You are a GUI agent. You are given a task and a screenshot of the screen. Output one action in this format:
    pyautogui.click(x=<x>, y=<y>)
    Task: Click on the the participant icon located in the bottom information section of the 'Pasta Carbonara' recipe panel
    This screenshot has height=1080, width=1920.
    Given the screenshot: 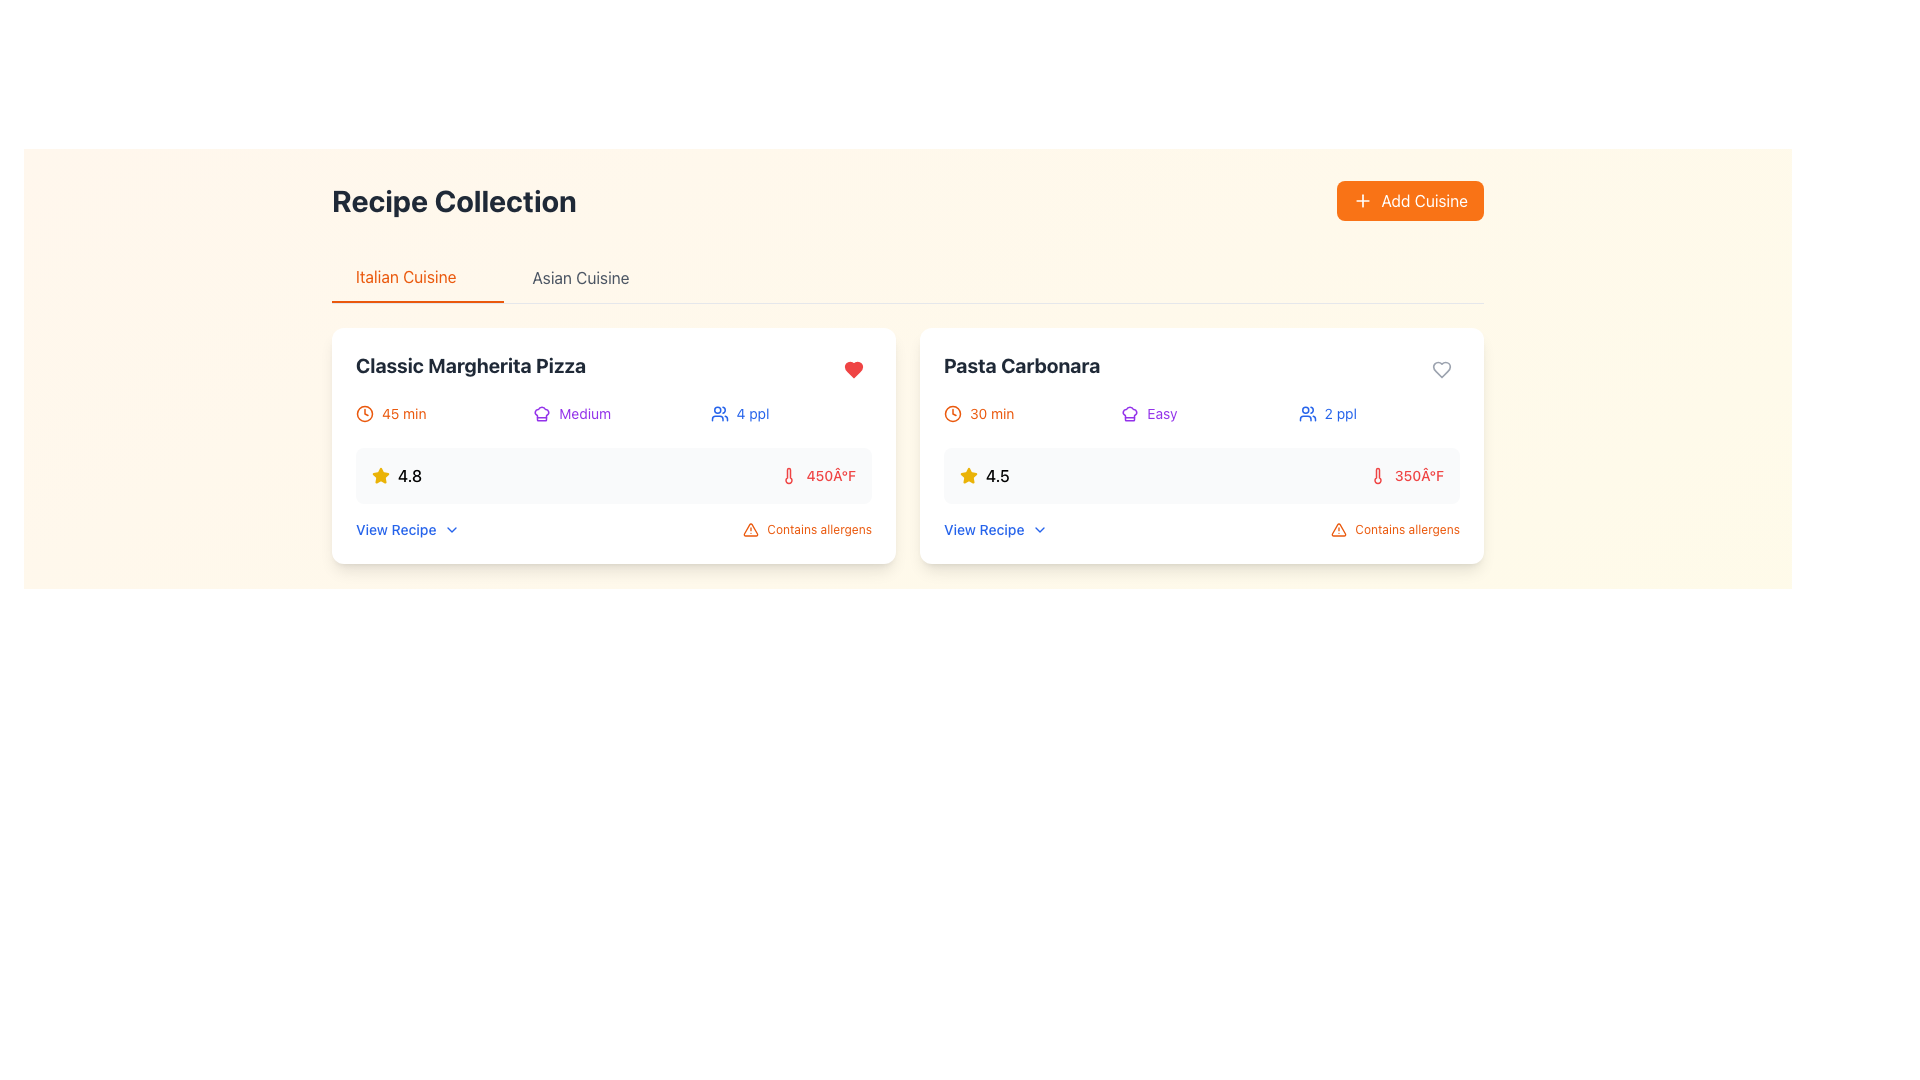 What is the action you would take?
    pyautogui.click(x=1307, y=412)
    